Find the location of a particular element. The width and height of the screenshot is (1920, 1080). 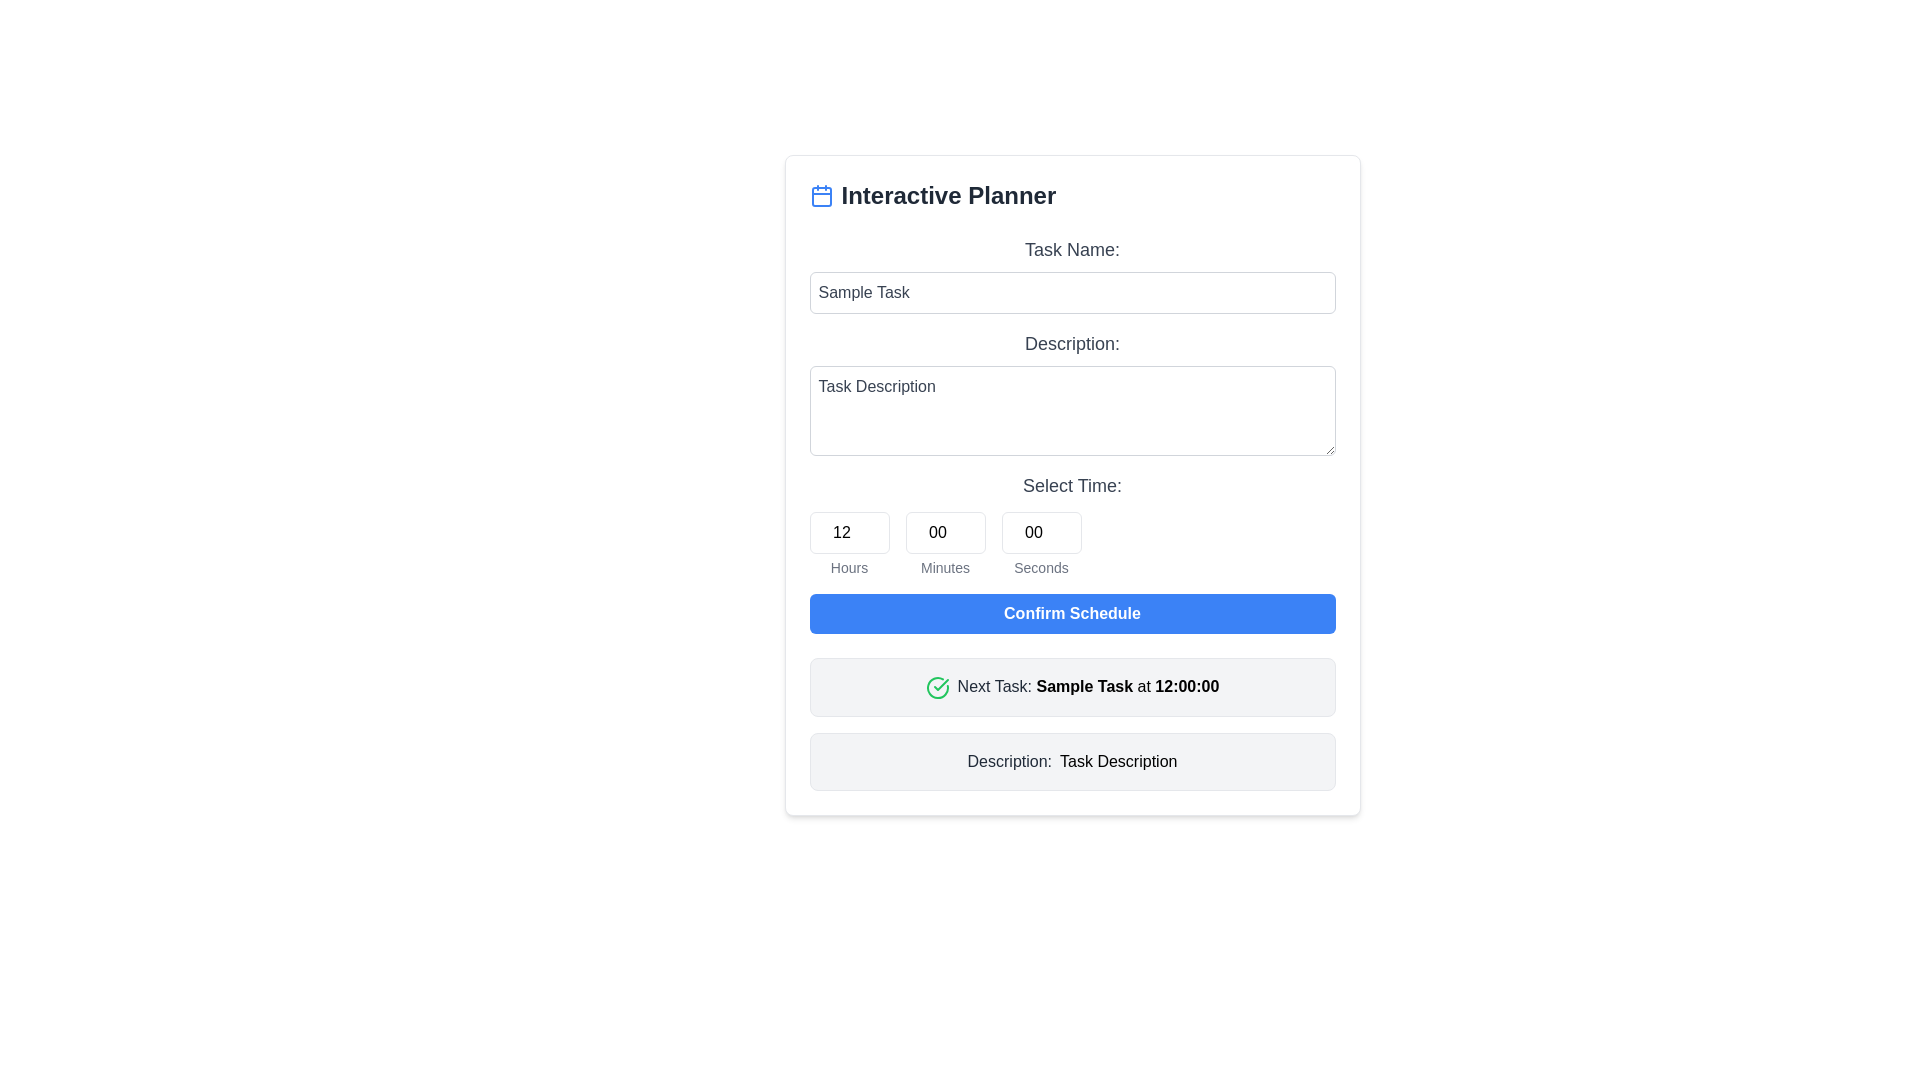

keyboard shortcuts is located at coordinates (1071, 410).